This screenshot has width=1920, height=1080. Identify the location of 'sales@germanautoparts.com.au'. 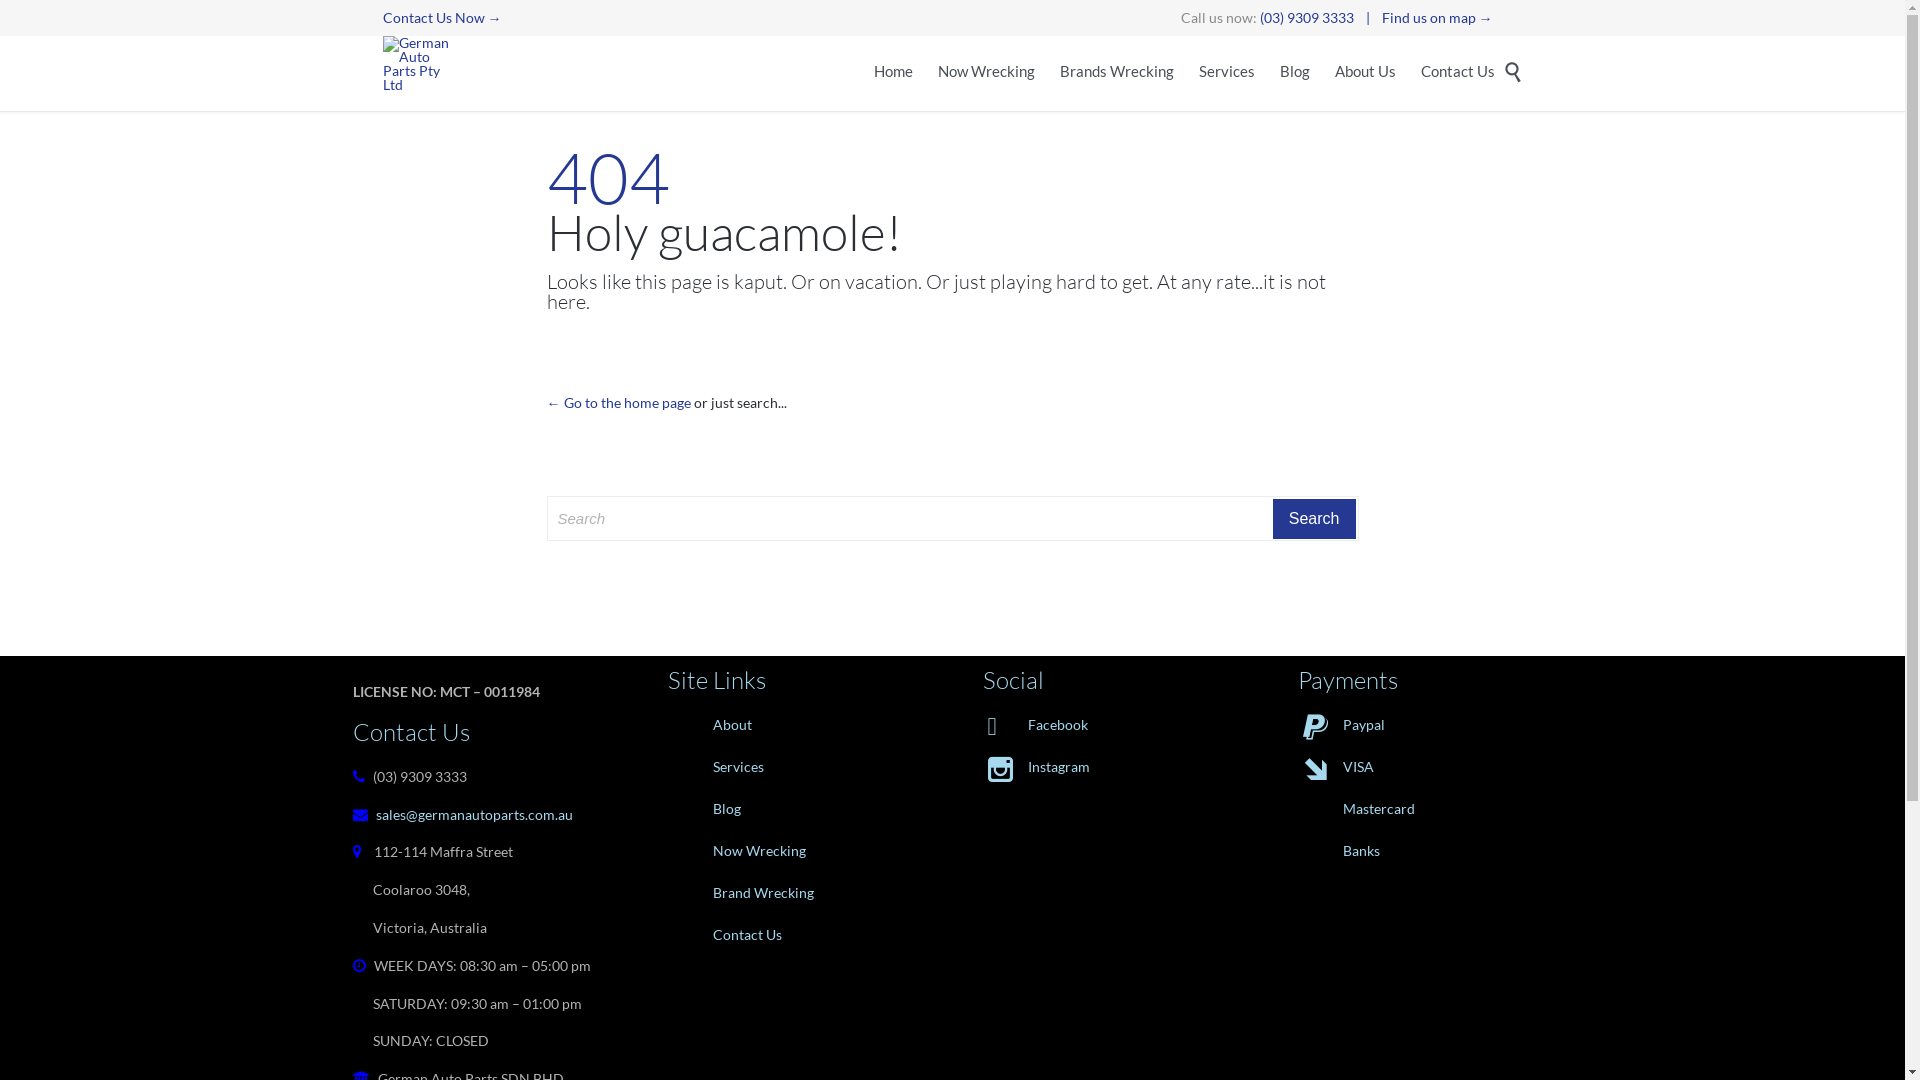
(473, 814).